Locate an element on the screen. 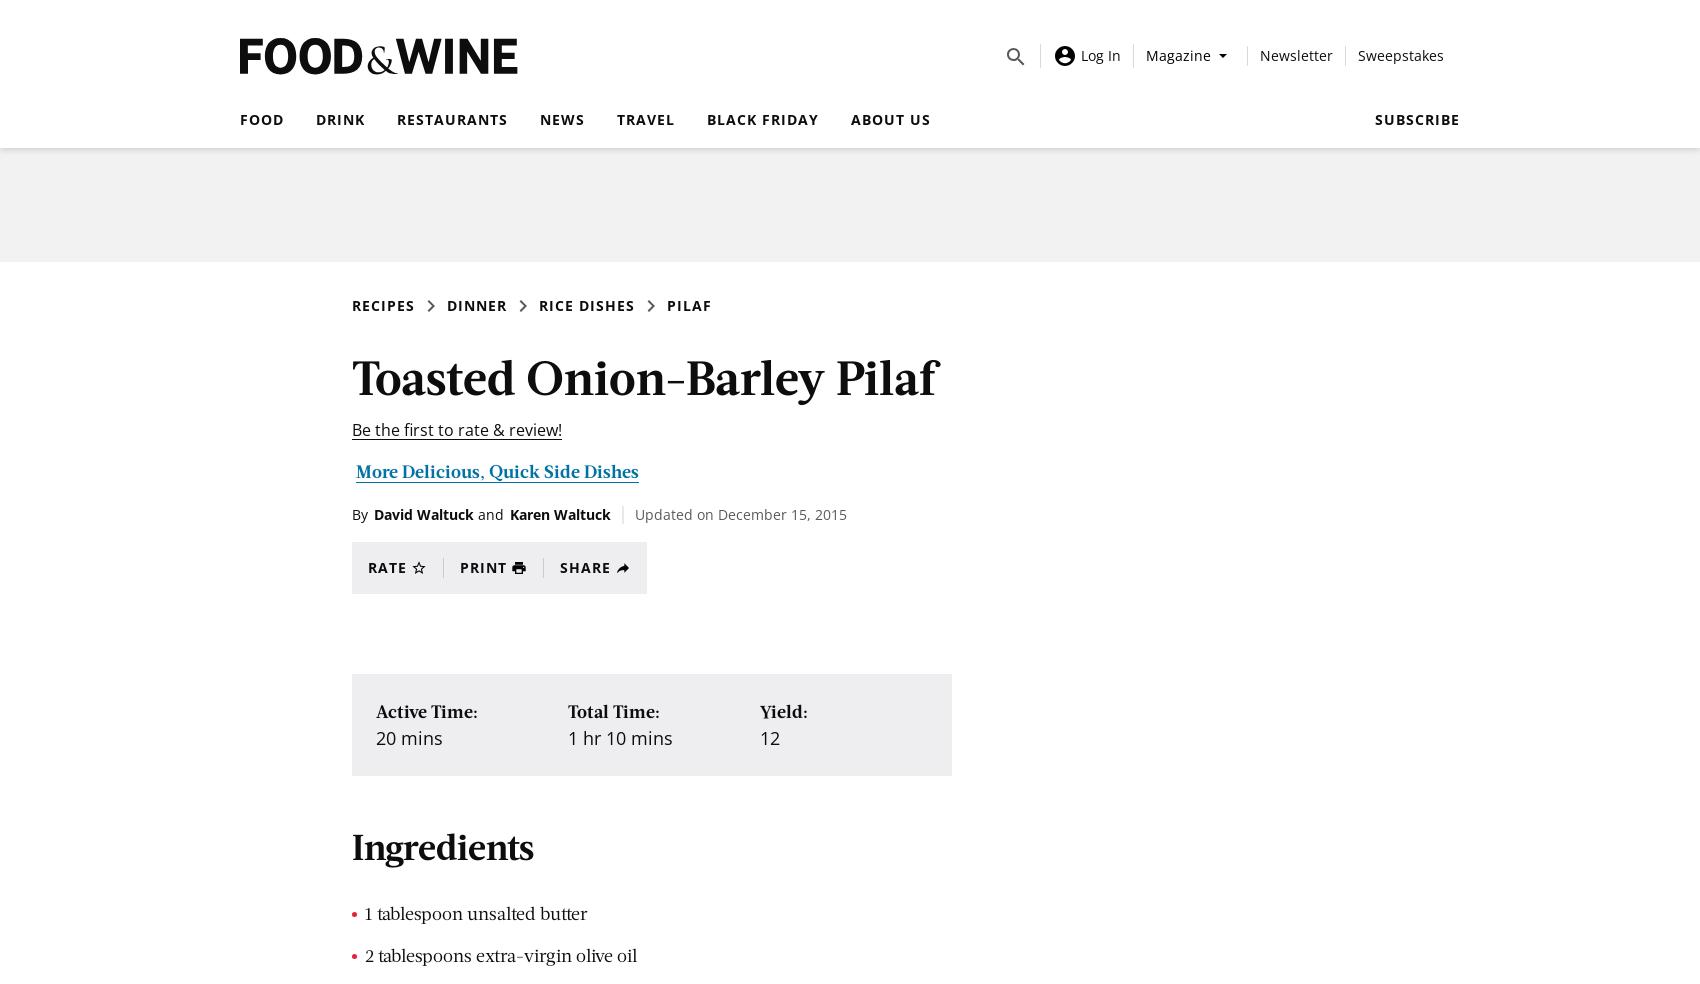 The image size is (1700, 984). 'Updated on December 15, 2015' is located at coordinates (741, 513).